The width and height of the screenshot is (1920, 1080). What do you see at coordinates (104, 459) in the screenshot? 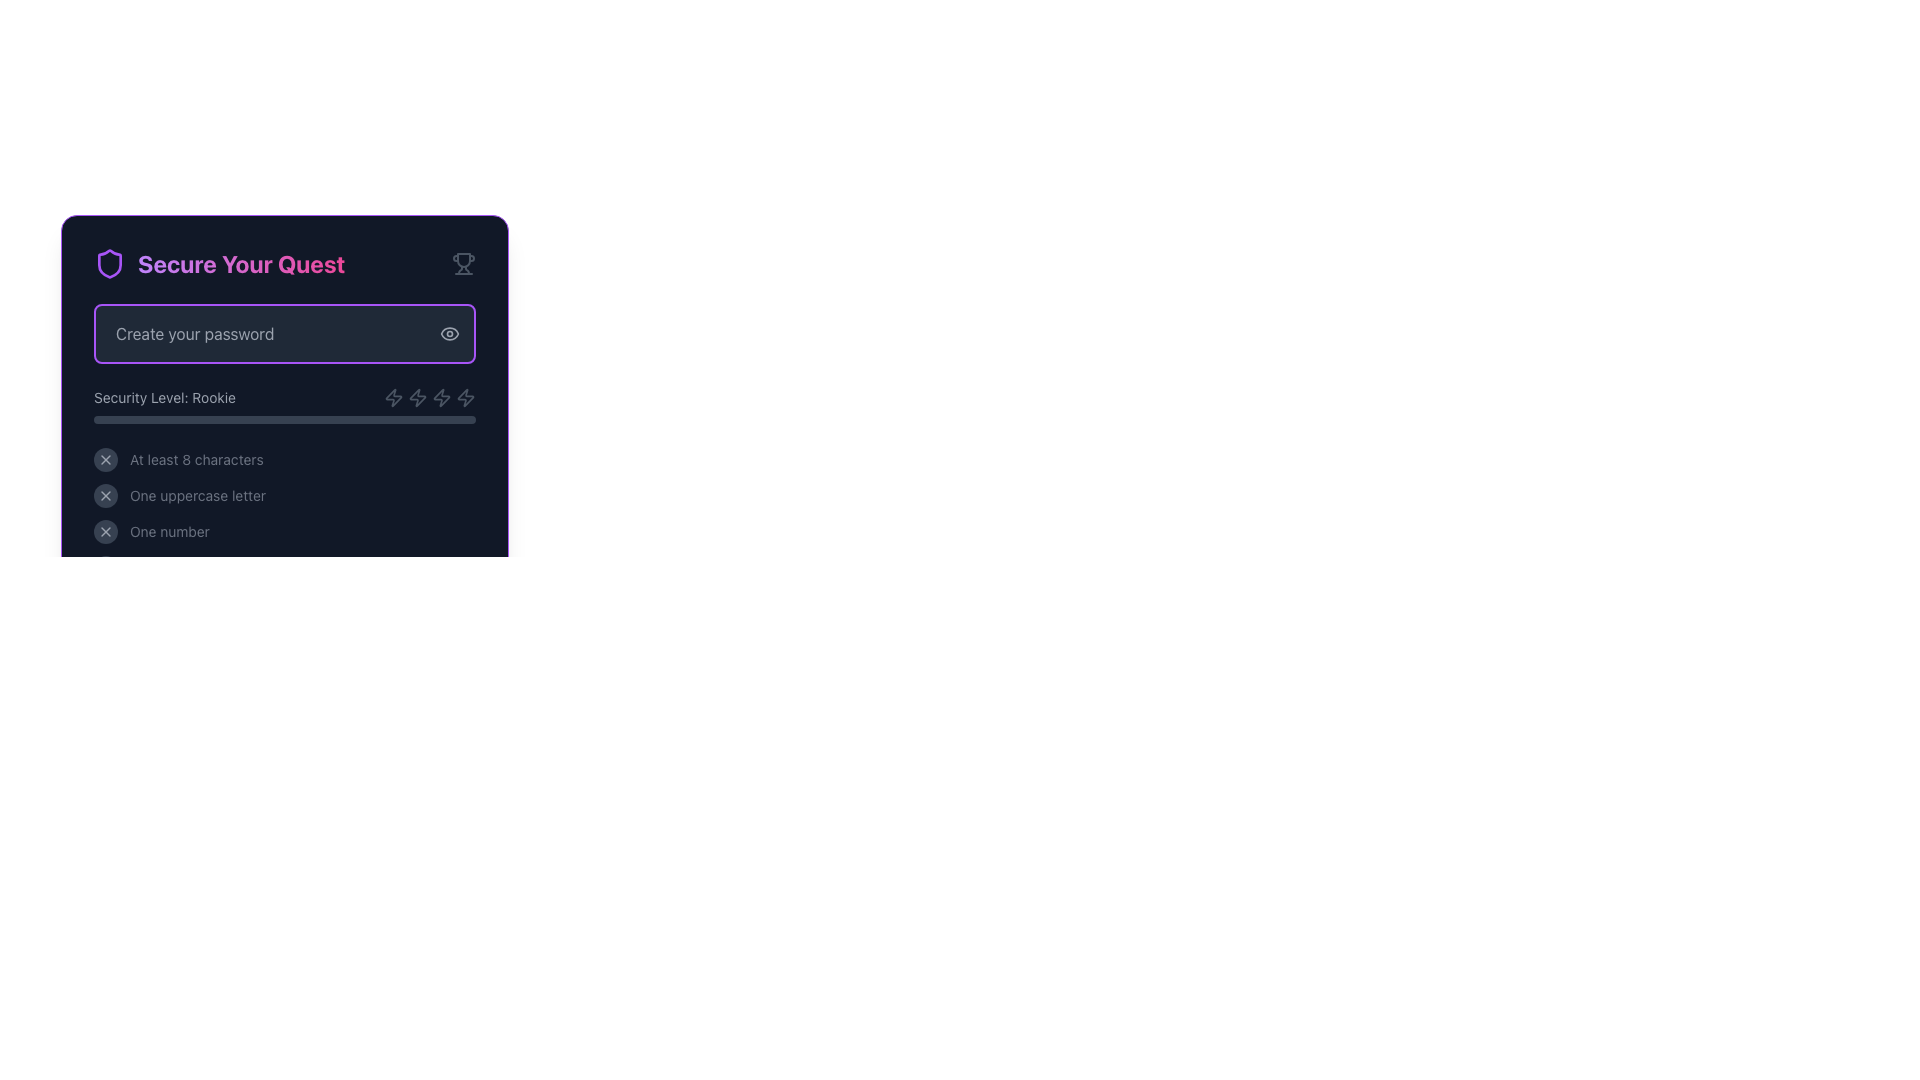
I see `the state of the Icon with a circle background that indicates unmet password validation criteria, located to the left of the text 'At least 8 characters'` at bounding box center [104, 459].